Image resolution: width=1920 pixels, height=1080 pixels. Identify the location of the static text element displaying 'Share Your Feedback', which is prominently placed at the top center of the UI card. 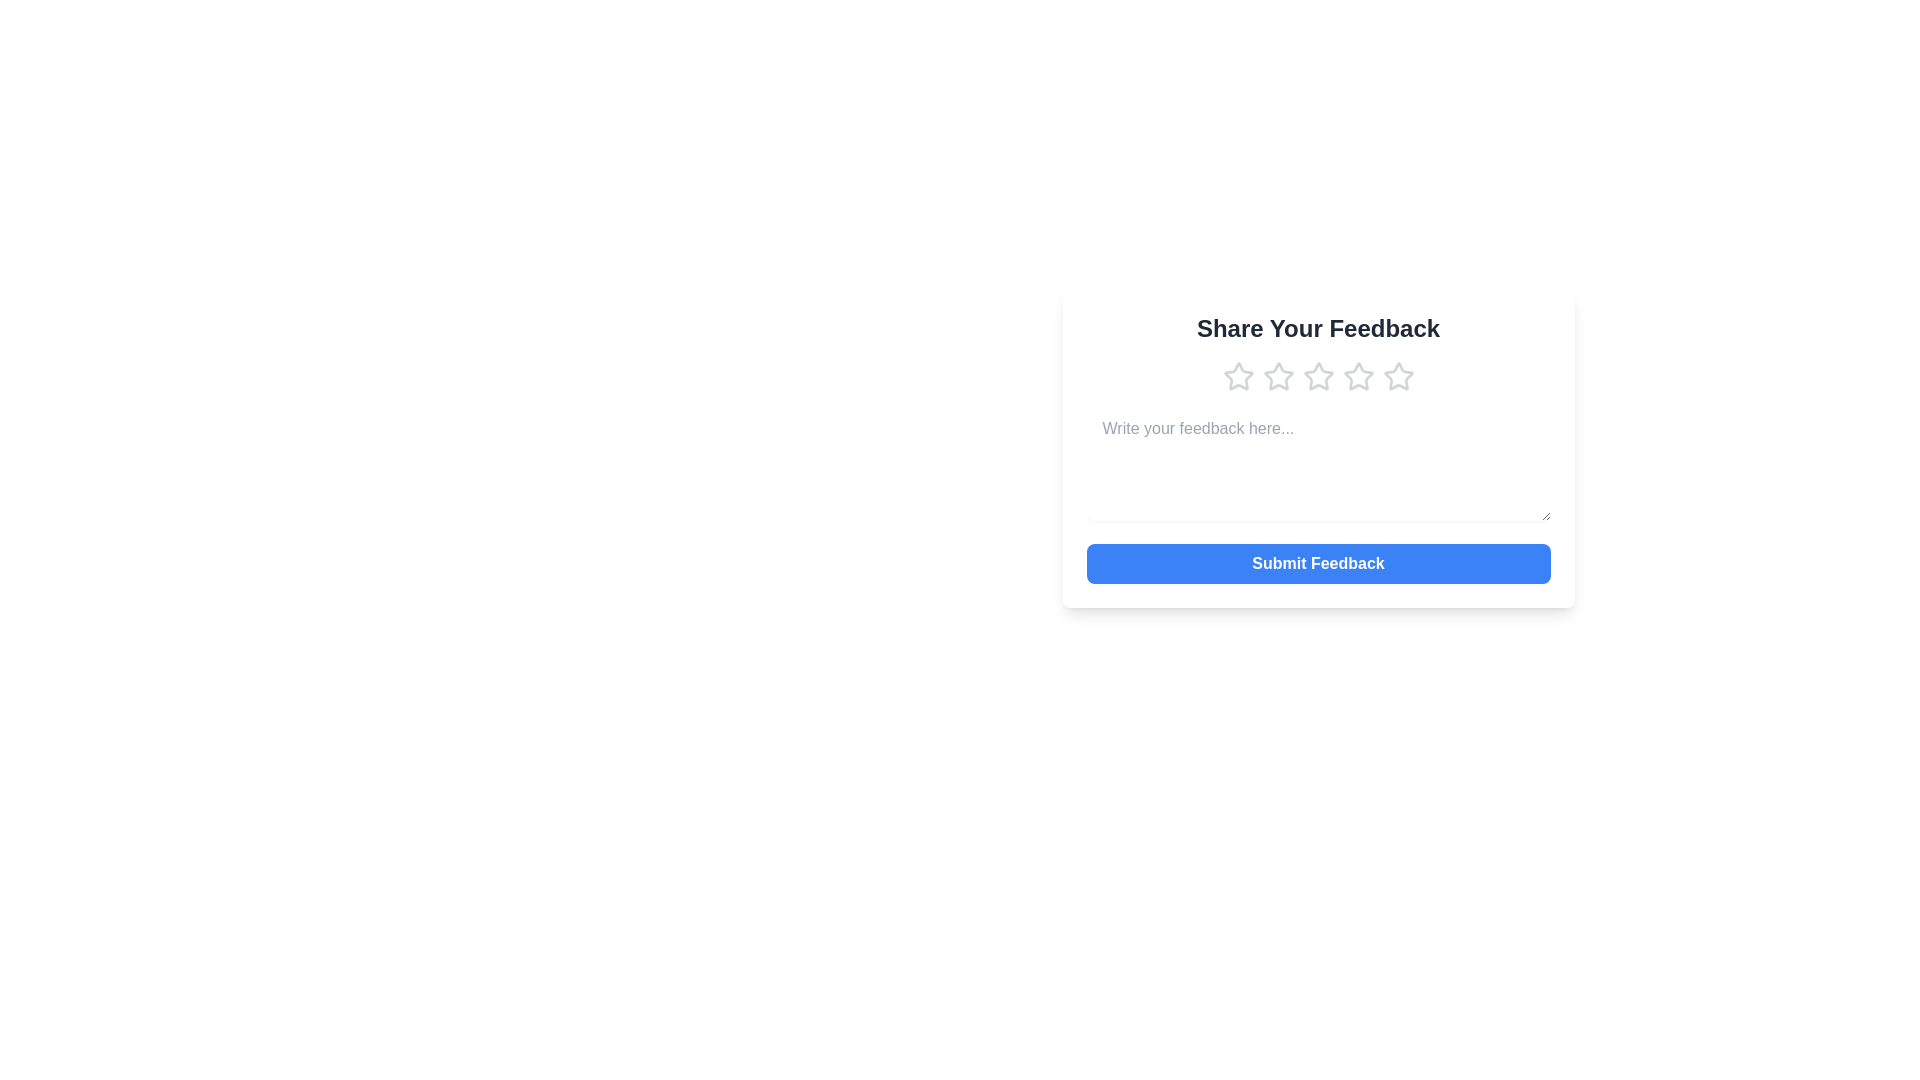
(1318, 327).